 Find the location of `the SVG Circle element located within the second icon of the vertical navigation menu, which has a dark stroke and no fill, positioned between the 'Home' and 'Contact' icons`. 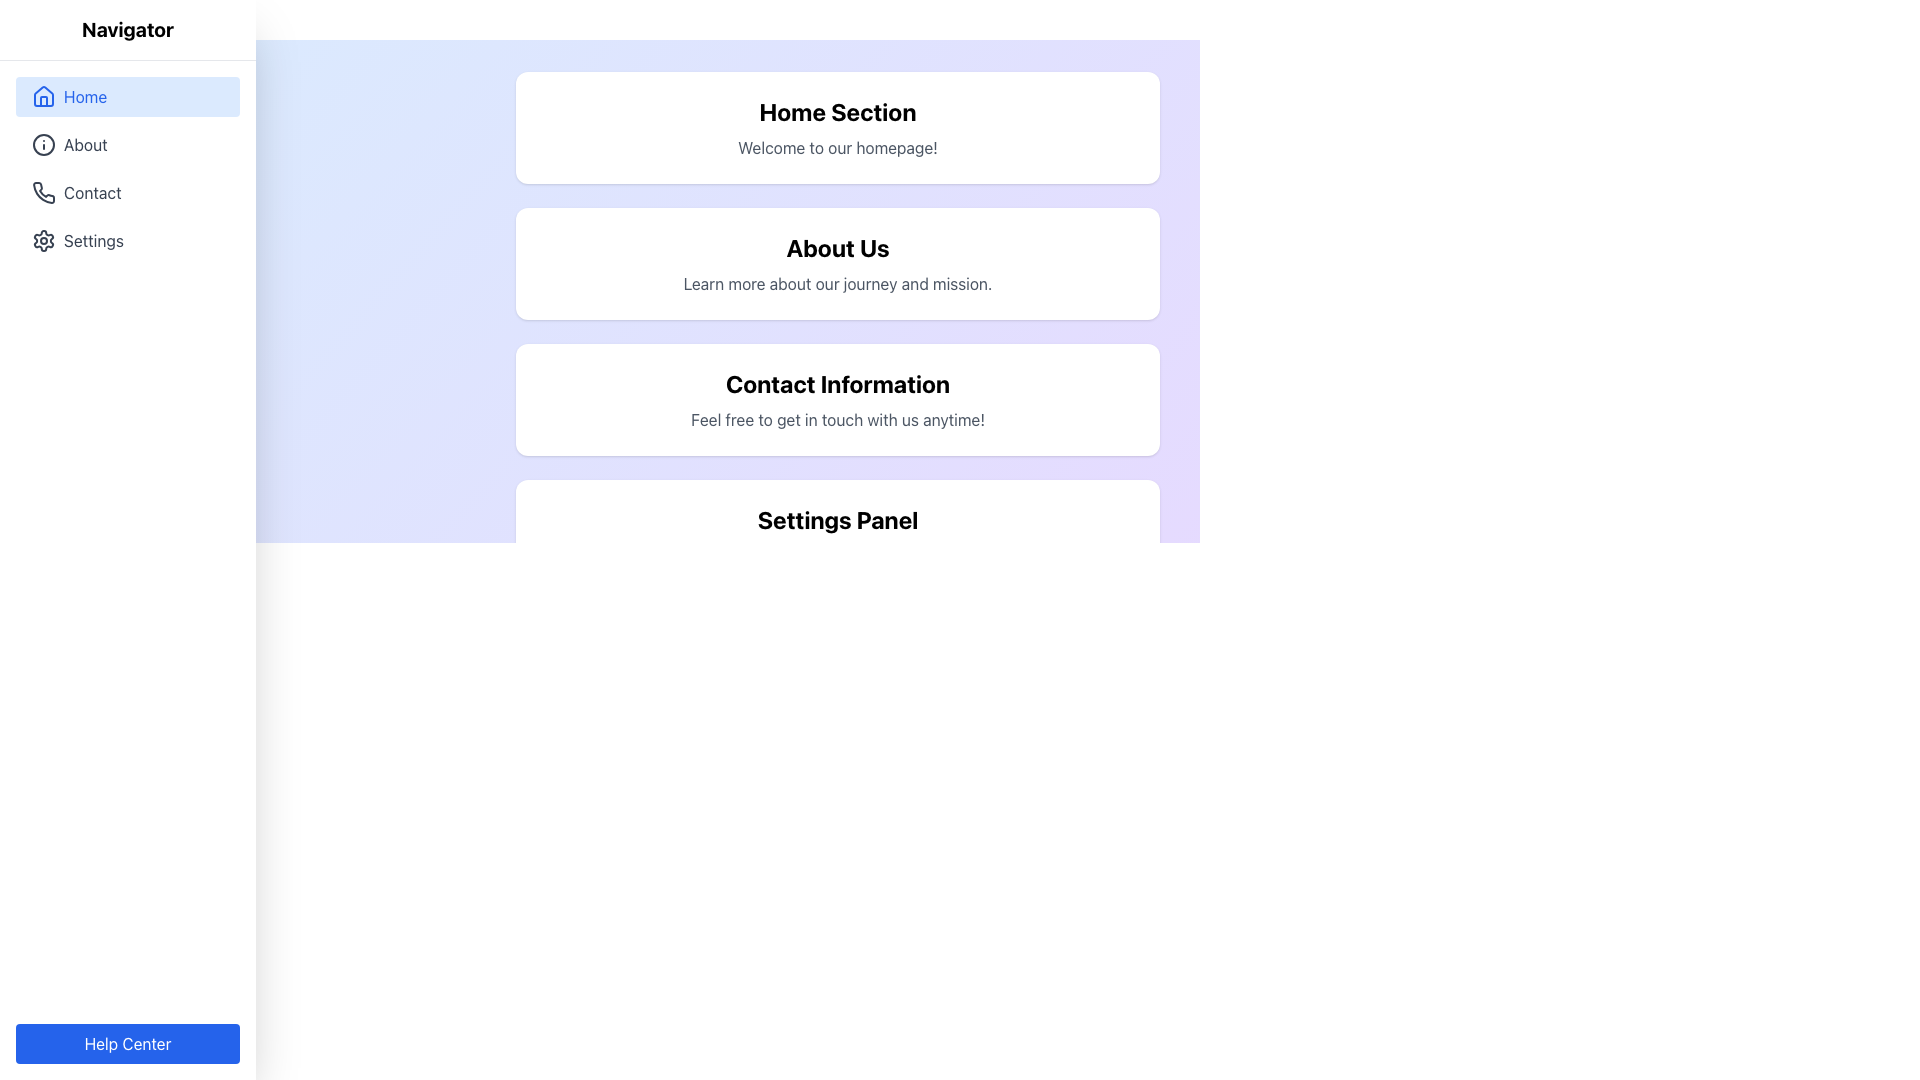

the SVG Circle element located within the second icon of the vertical navigation menu, which has a dark stroke and no fill, positioned between the 'Home' and 'Contact' icons is located at coordinates (43, 144).